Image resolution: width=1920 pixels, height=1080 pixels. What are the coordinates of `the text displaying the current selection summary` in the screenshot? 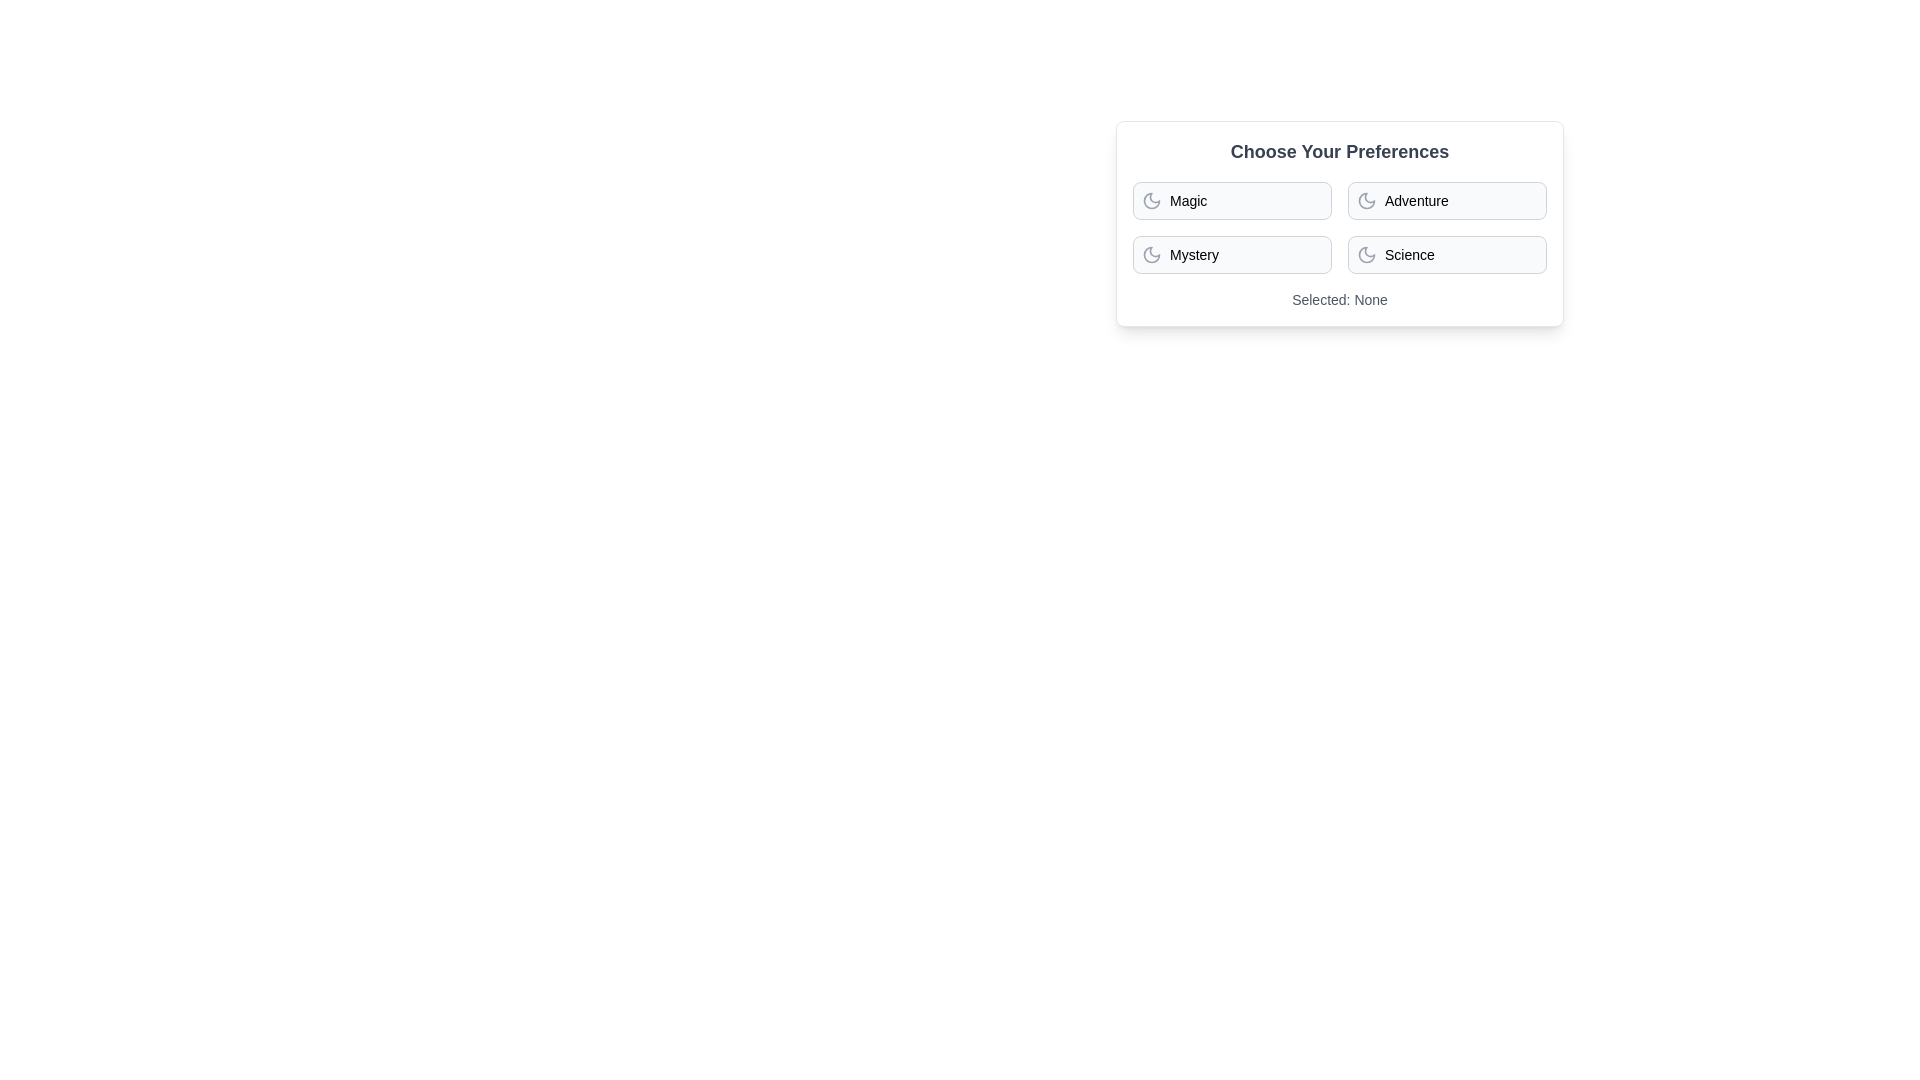 It's located at (1339, 300).